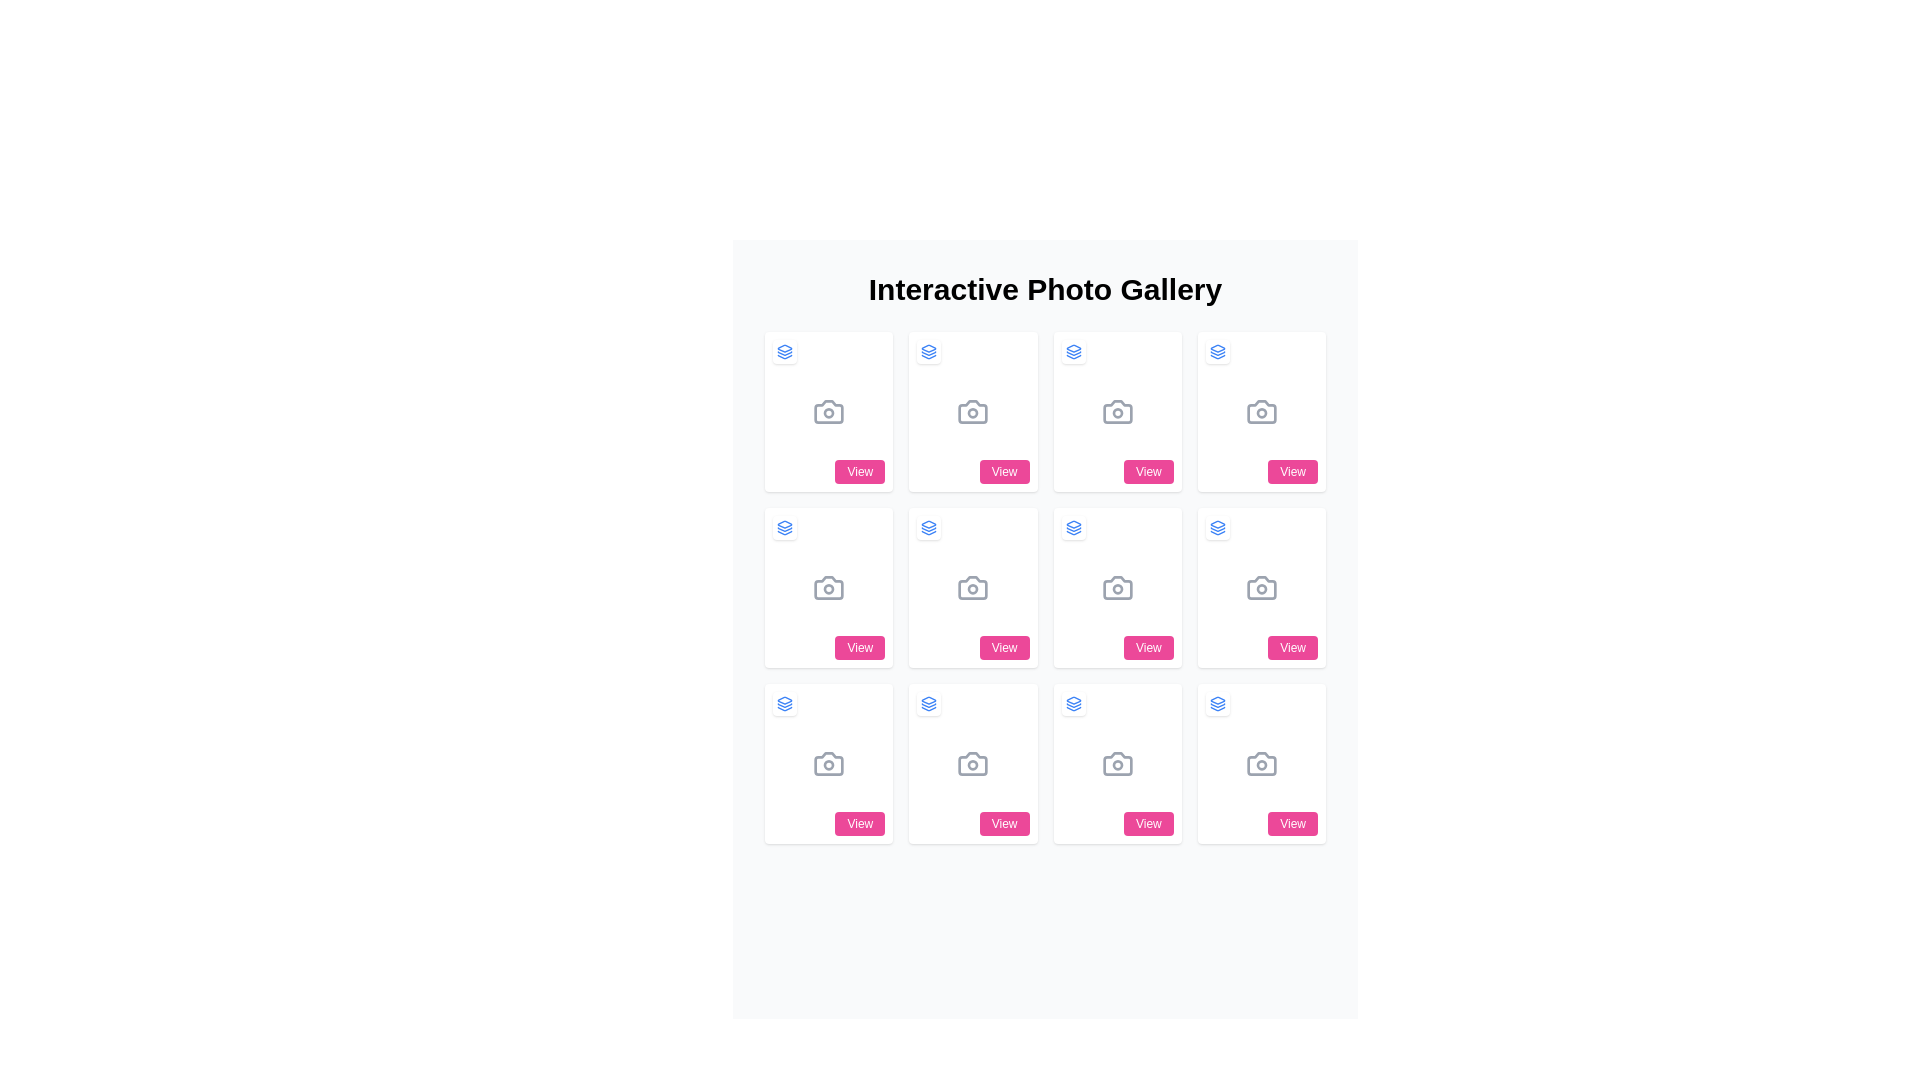  I want to click on the photo icon located in the fourth row and first column of the gallery grid to interact with it, so click(829, 763).